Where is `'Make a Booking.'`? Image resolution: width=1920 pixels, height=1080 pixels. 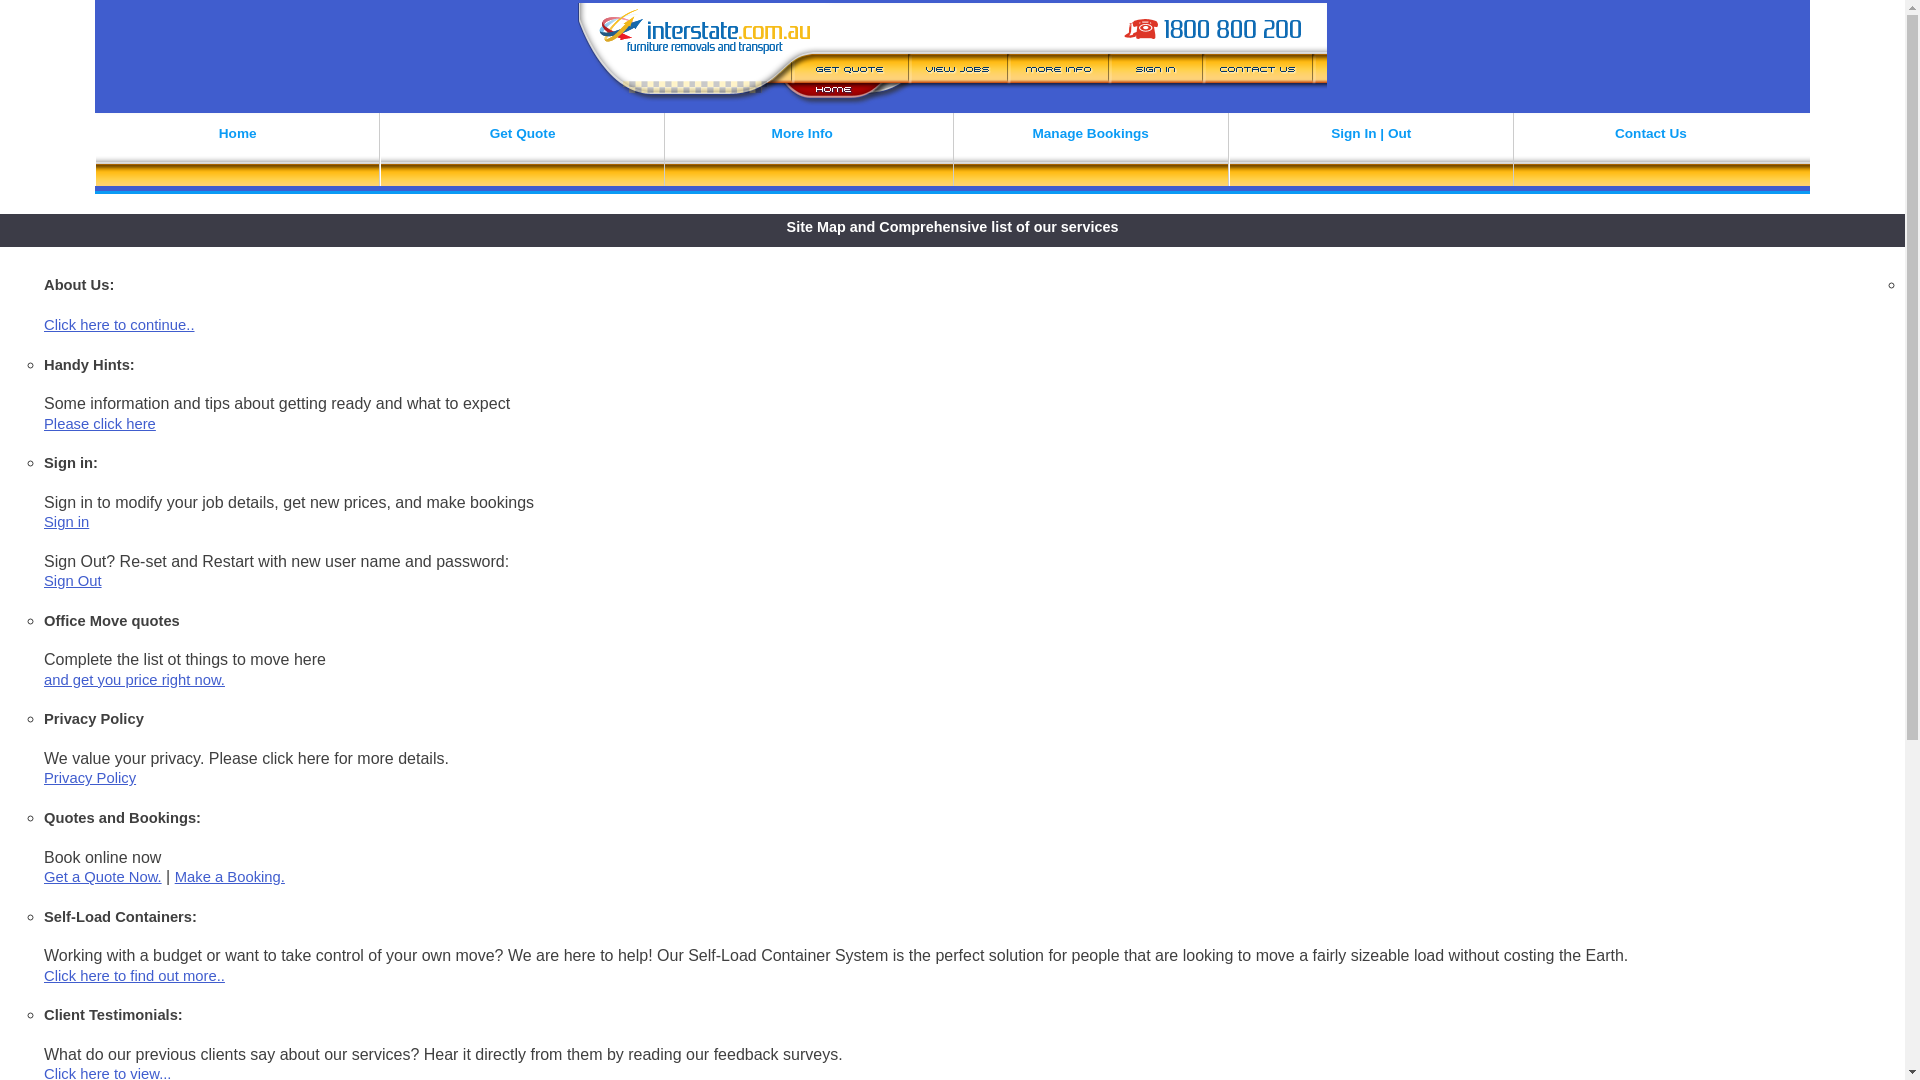
'Make a Booking.' is located at coordinates (230, 875).